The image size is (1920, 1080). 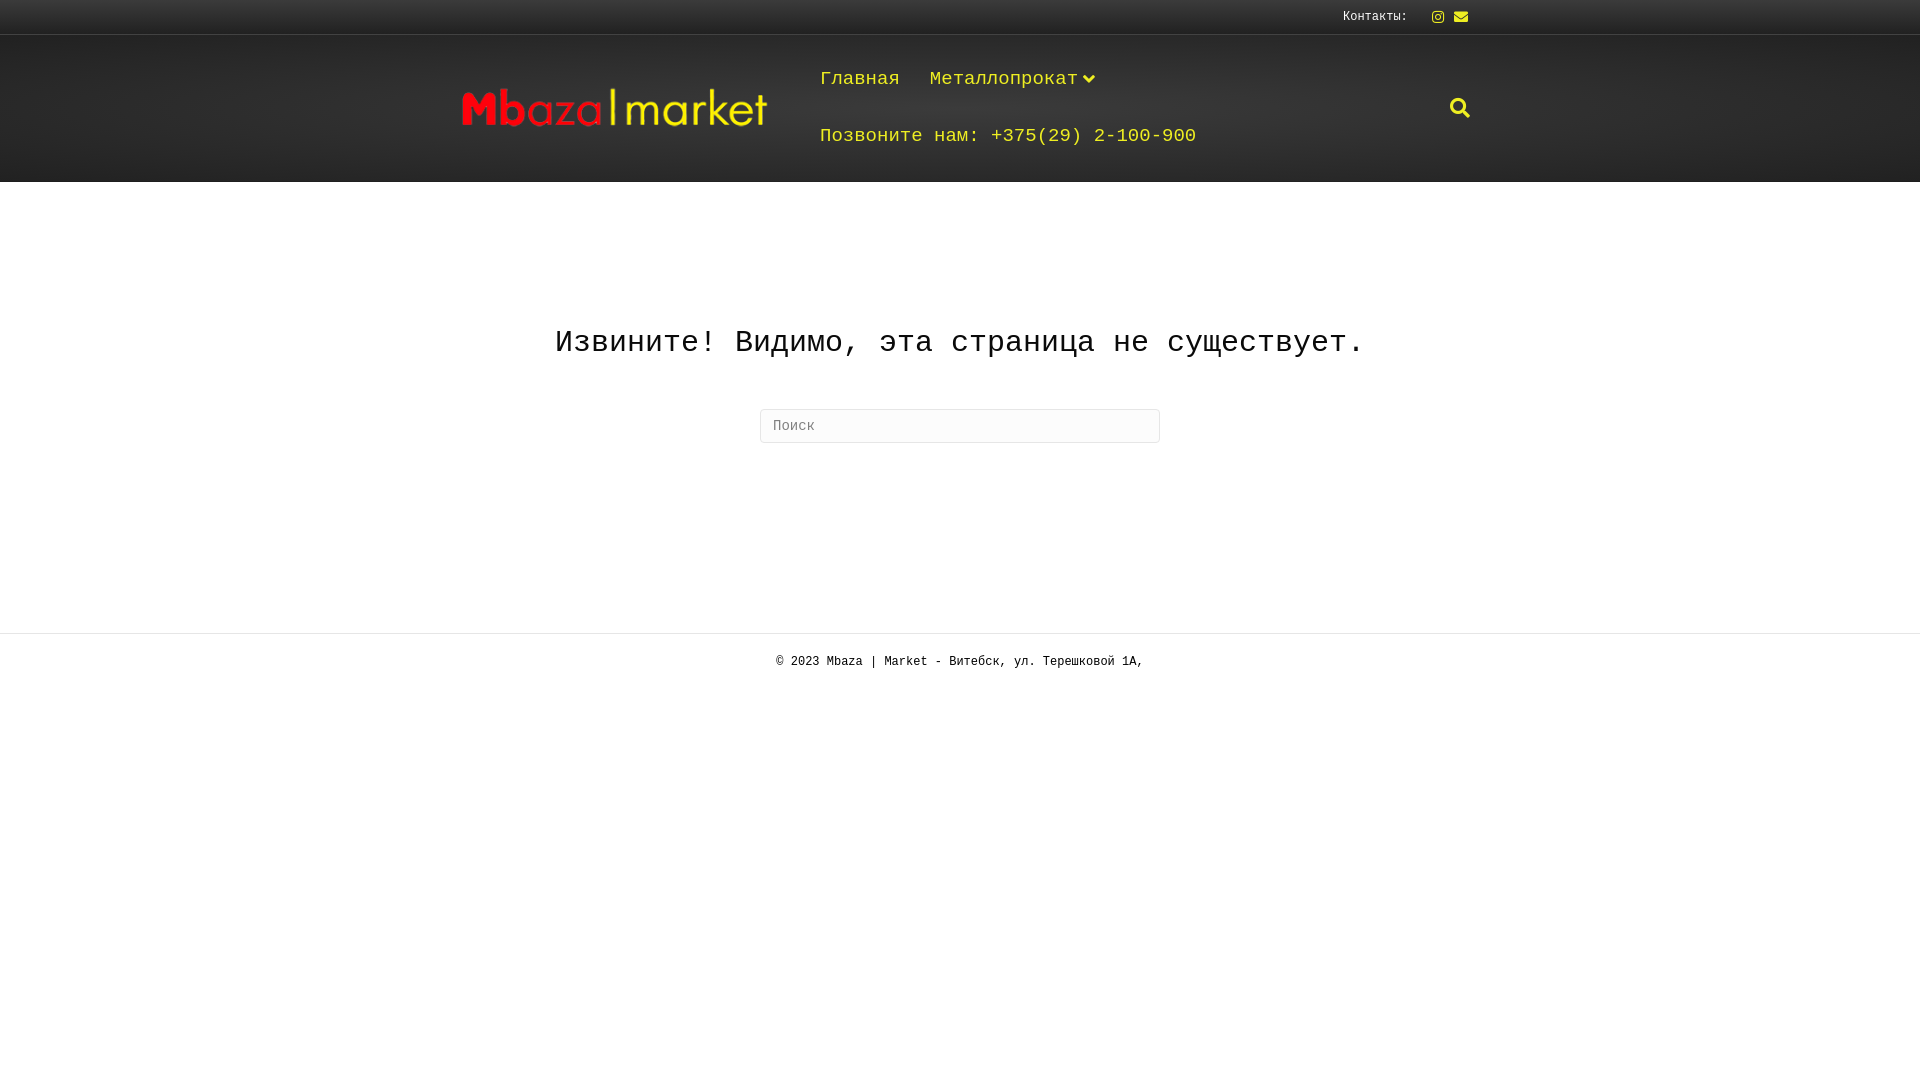 What do you see at coordinates (1455, 16) in the screenshot?
I see `'Email'` at bounding box center [1455, 16].